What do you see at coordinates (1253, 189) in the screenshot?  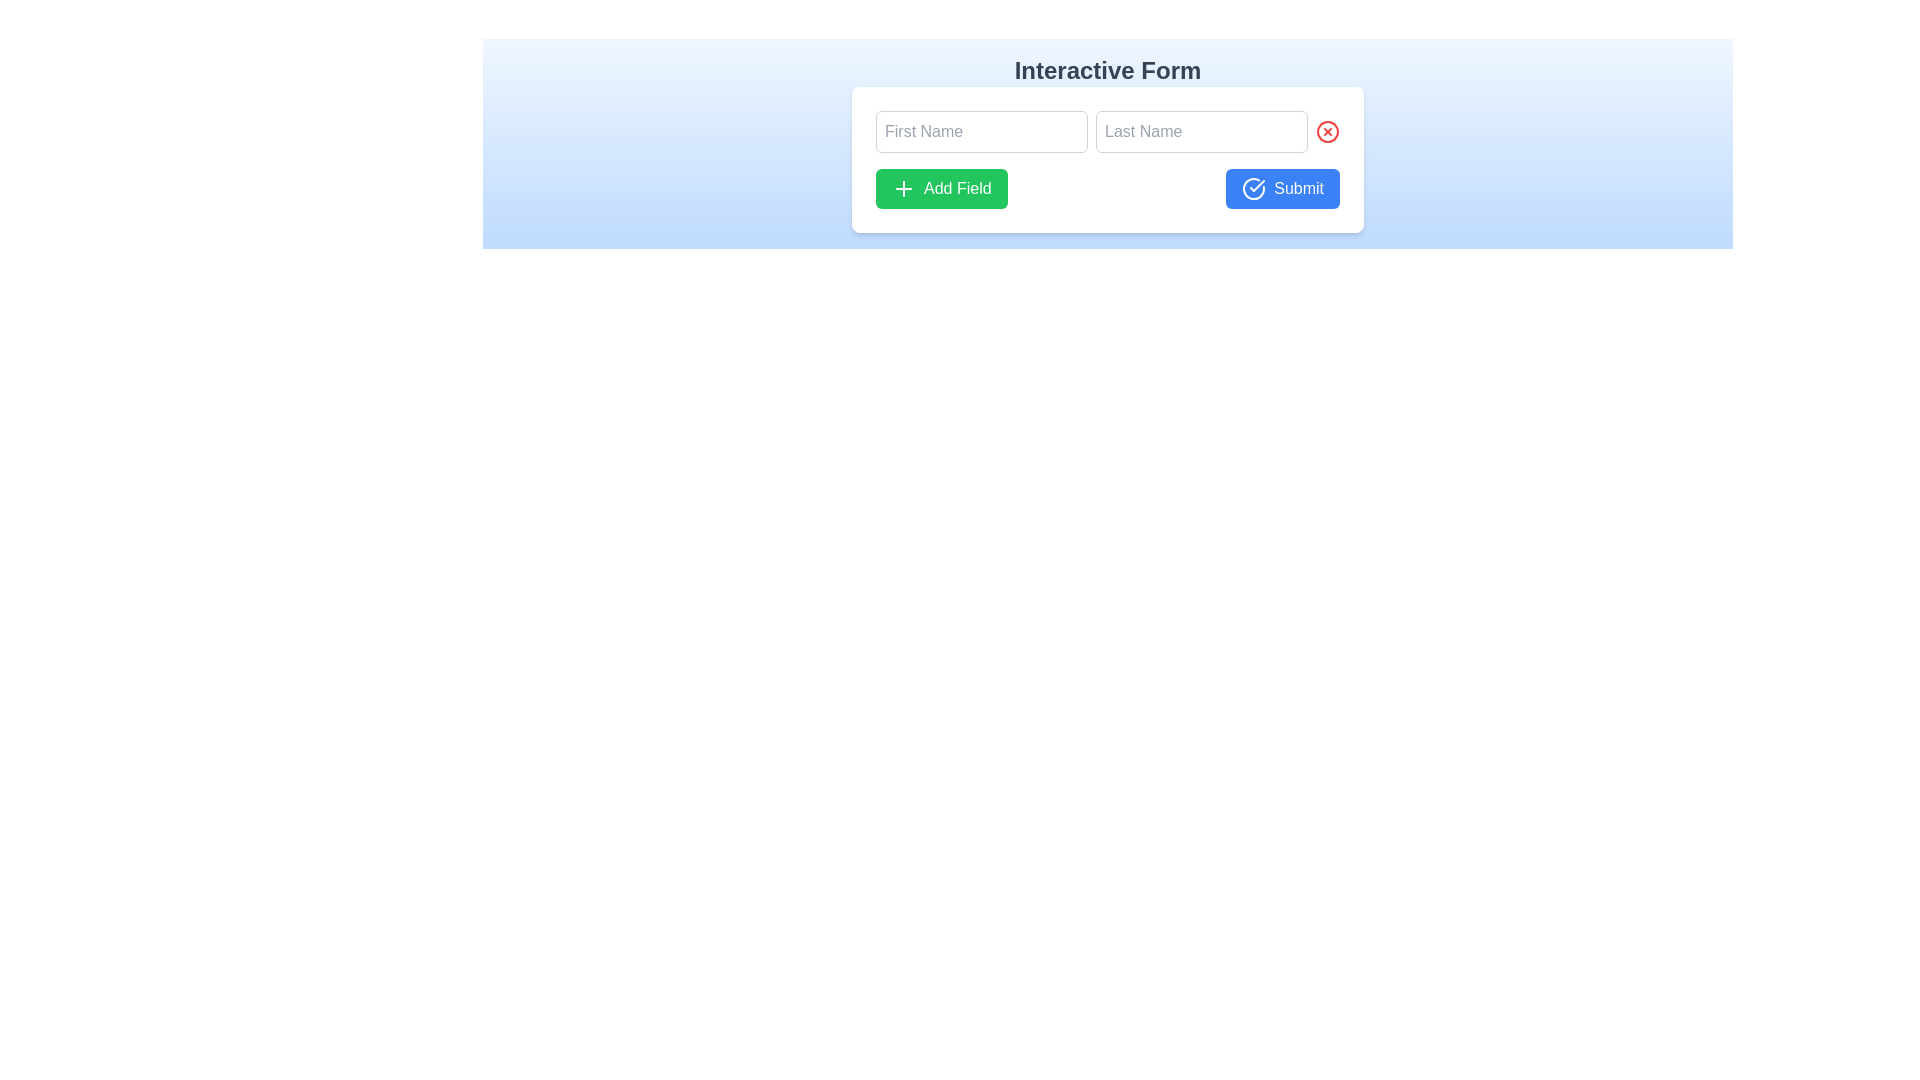 I see `the confirmation icon located on the left side of the 'Submit' text within the 'Submit' button` at bounding box center [1253, 189].